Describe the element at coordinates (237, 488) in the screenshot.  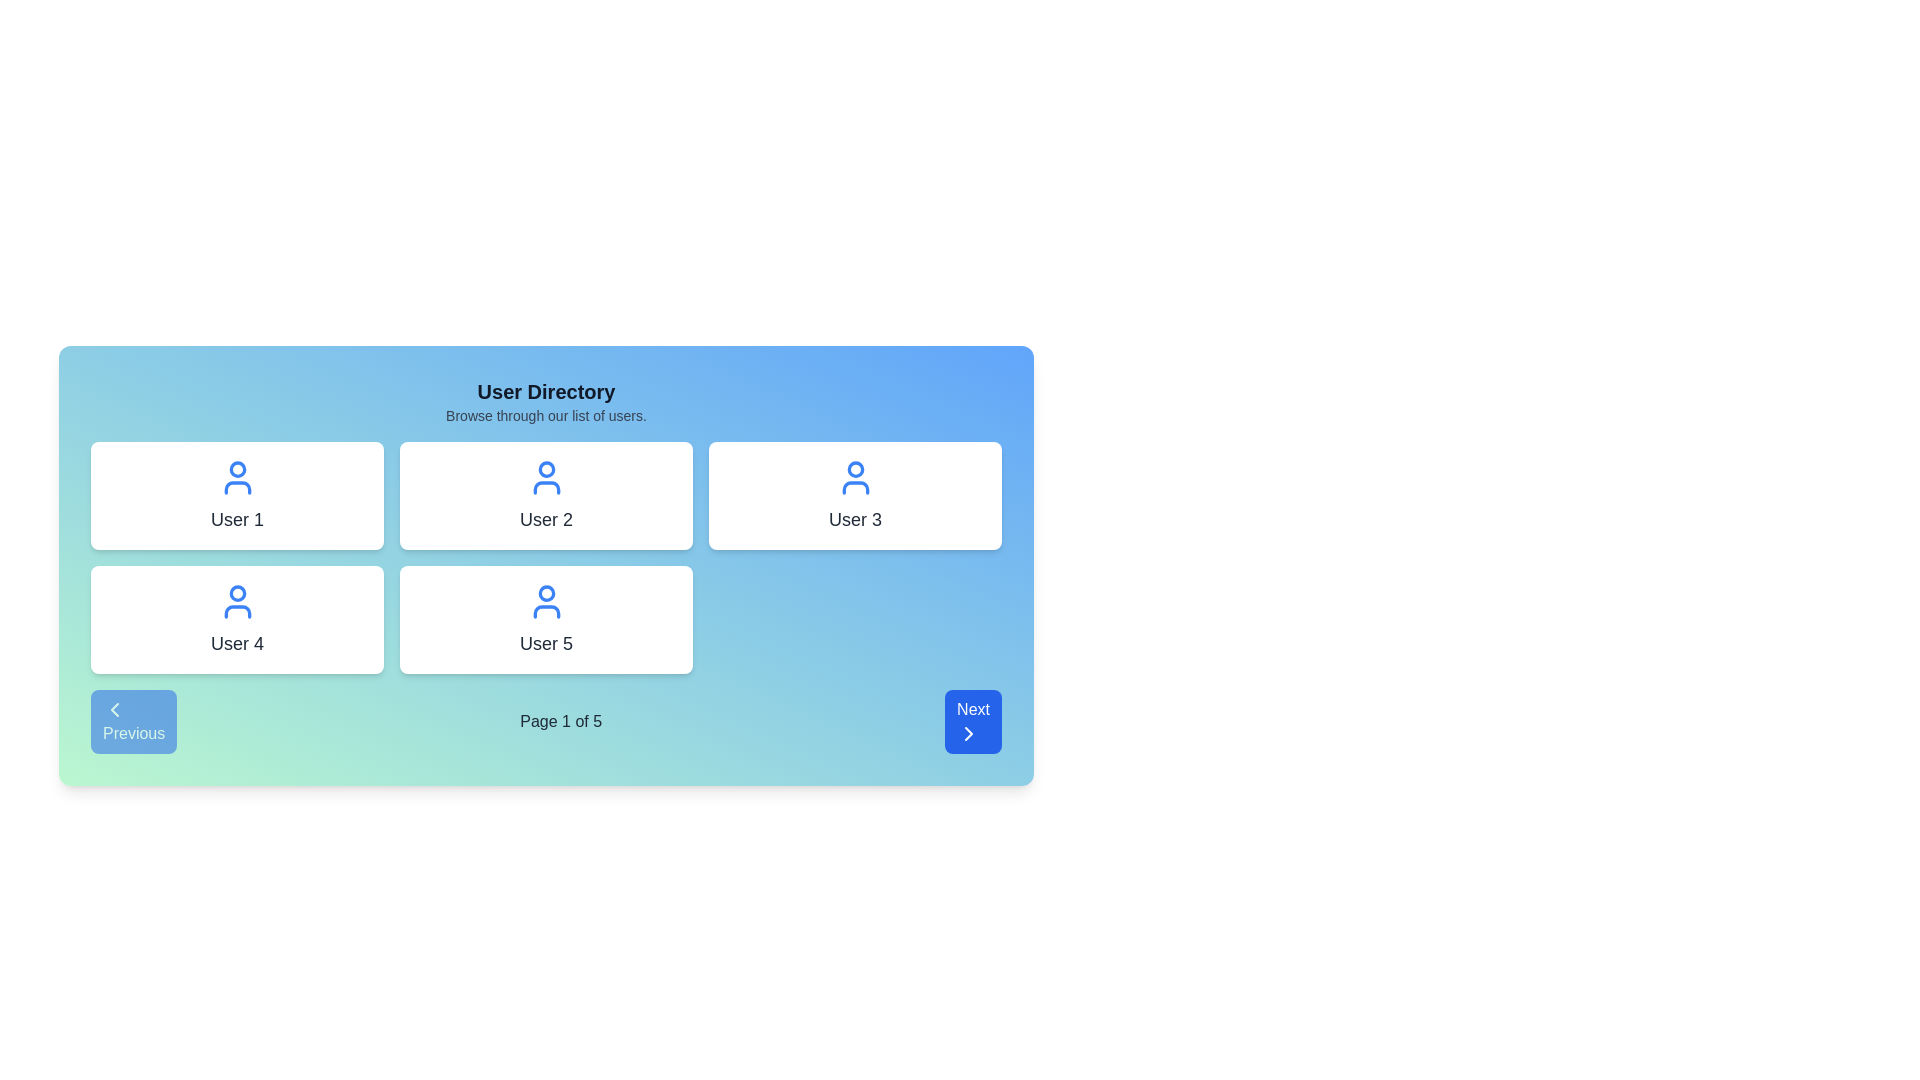
I see `the lower portion of the user avatar icon within the first user card labeled 'User 1' in the top-left corner of the interface` at that location.